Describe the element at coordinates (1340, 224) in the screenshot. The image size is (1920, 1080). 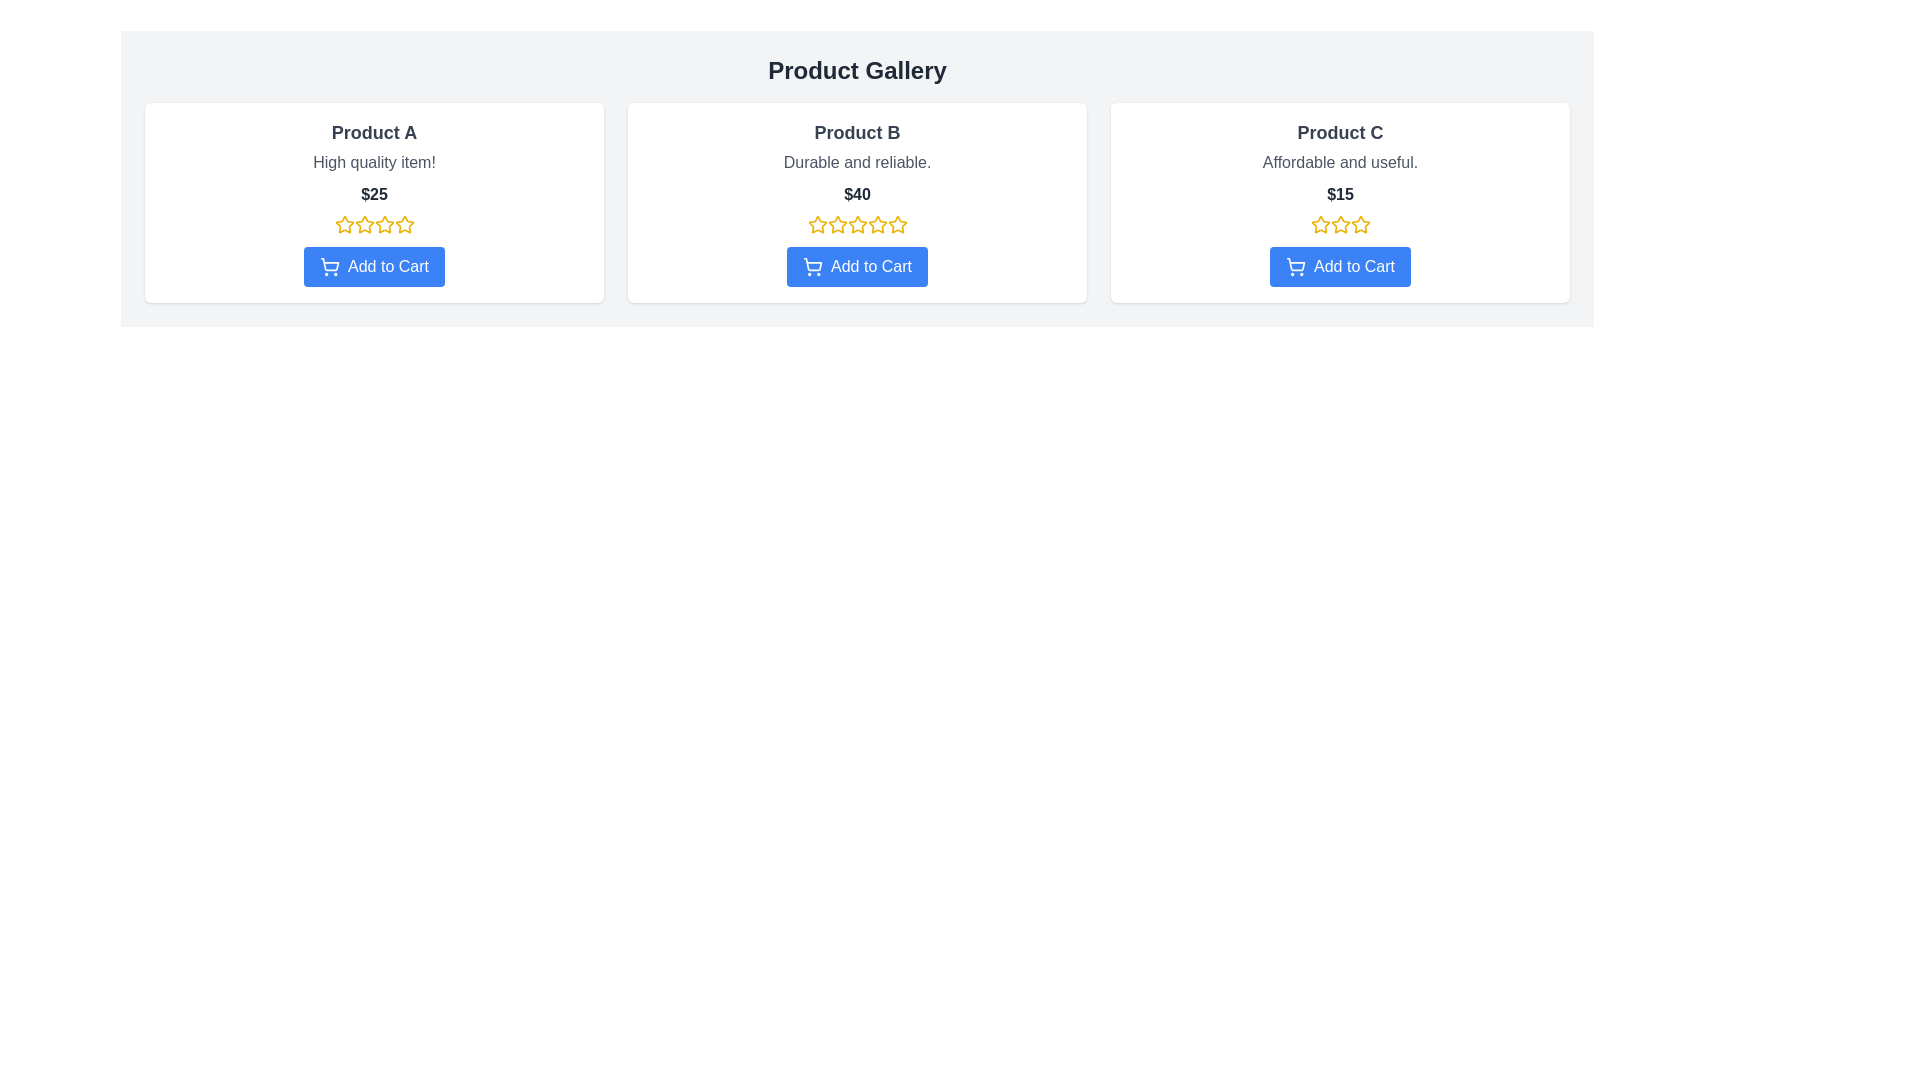
I see `the third hollow star icon with a yellow outline in the rating system beneath the 'Product C' card` at that location.